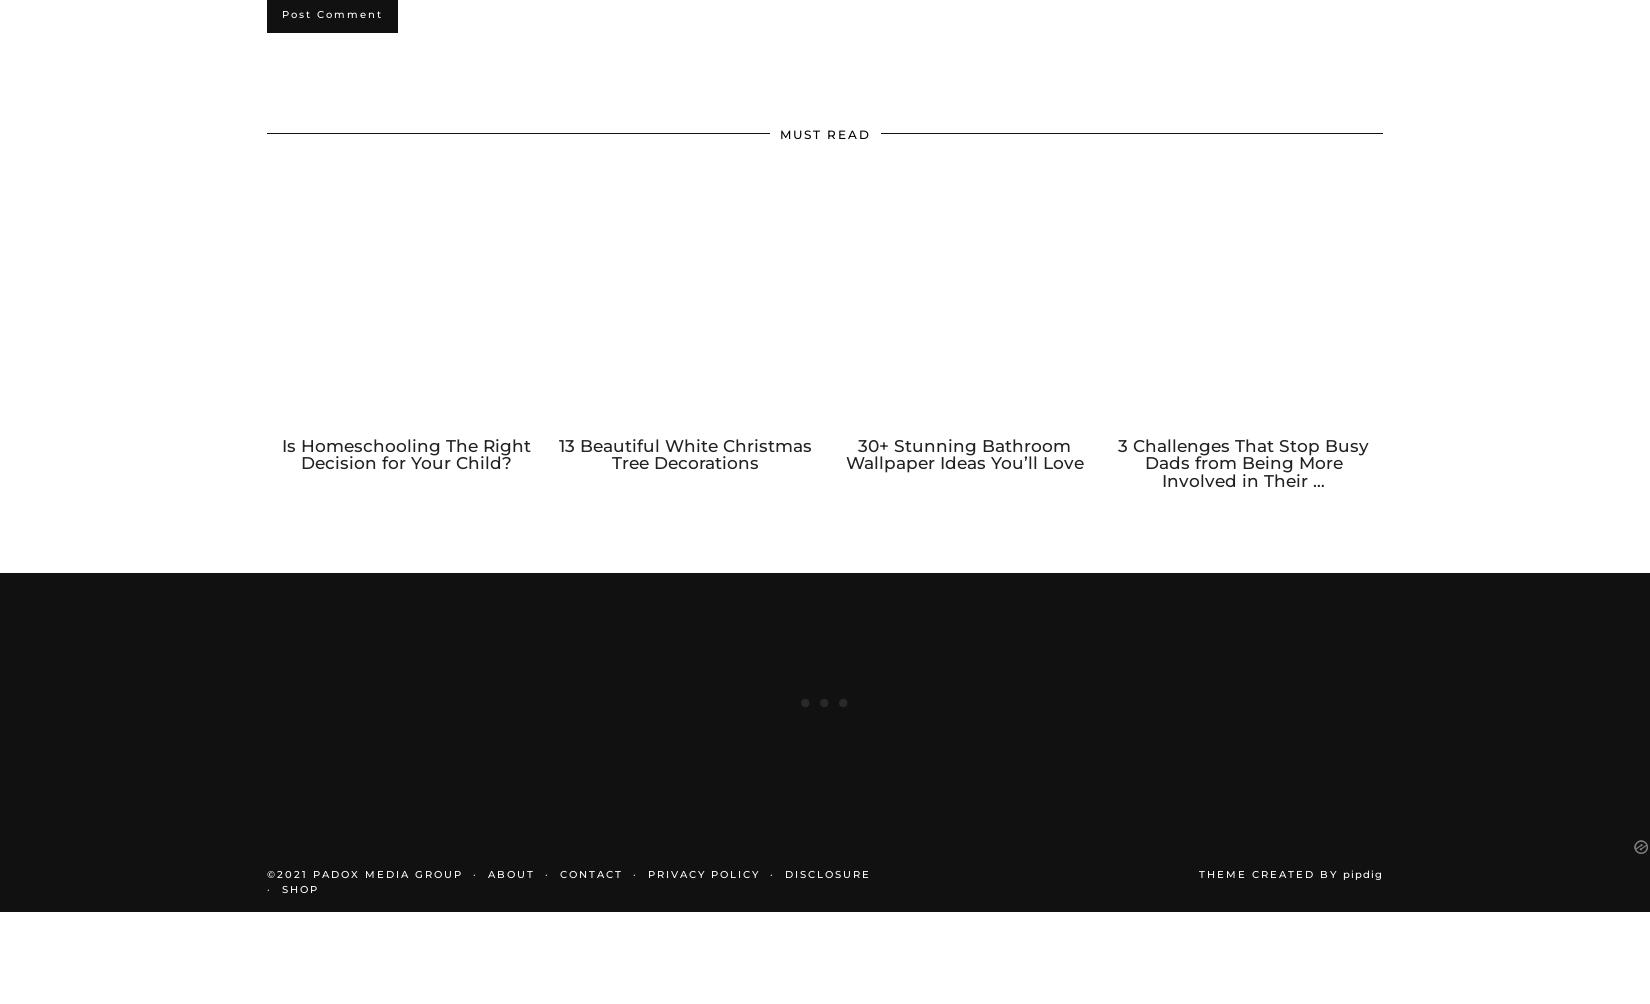 Image resolution: width=1650 pixels, height=1004 pixels. What do you see at coordinates (266, 893) in the screenshot?
I see `'©2021 PADOX MEDIA GROUP'` at bounding box center [266, 893].